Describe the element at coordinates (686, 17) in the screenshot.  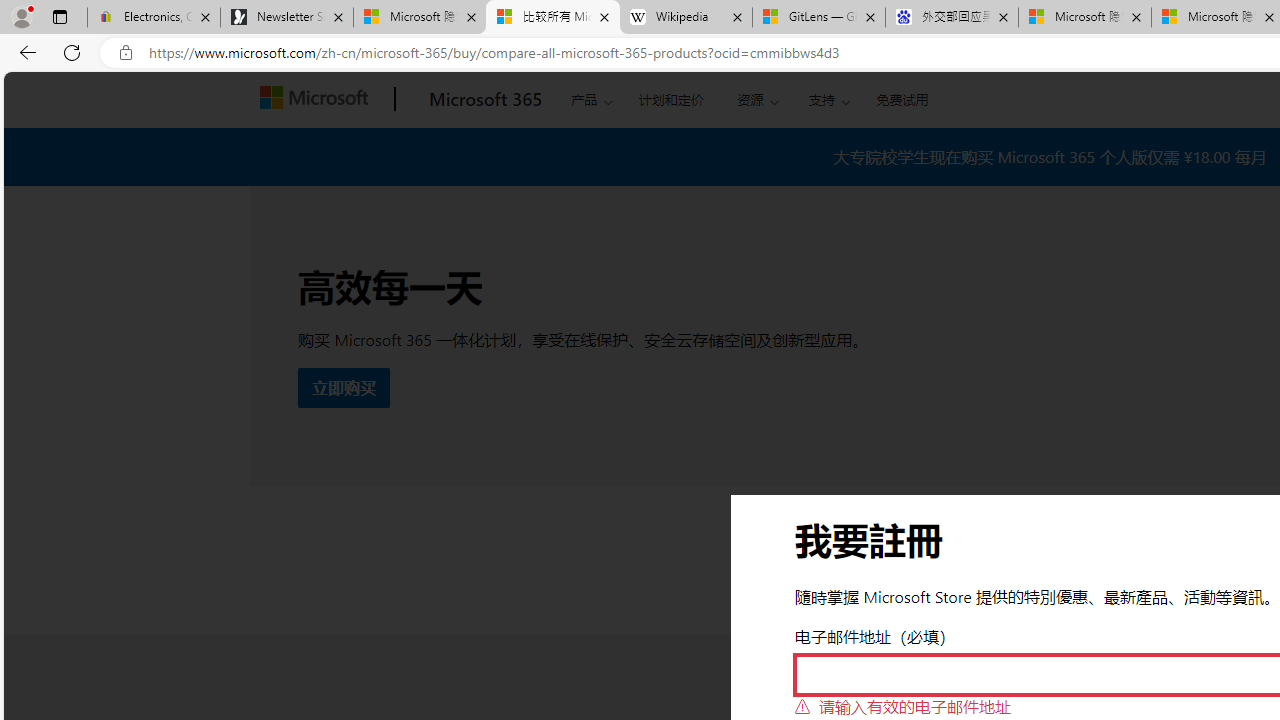
I see `'Wikipedia'` at that location.